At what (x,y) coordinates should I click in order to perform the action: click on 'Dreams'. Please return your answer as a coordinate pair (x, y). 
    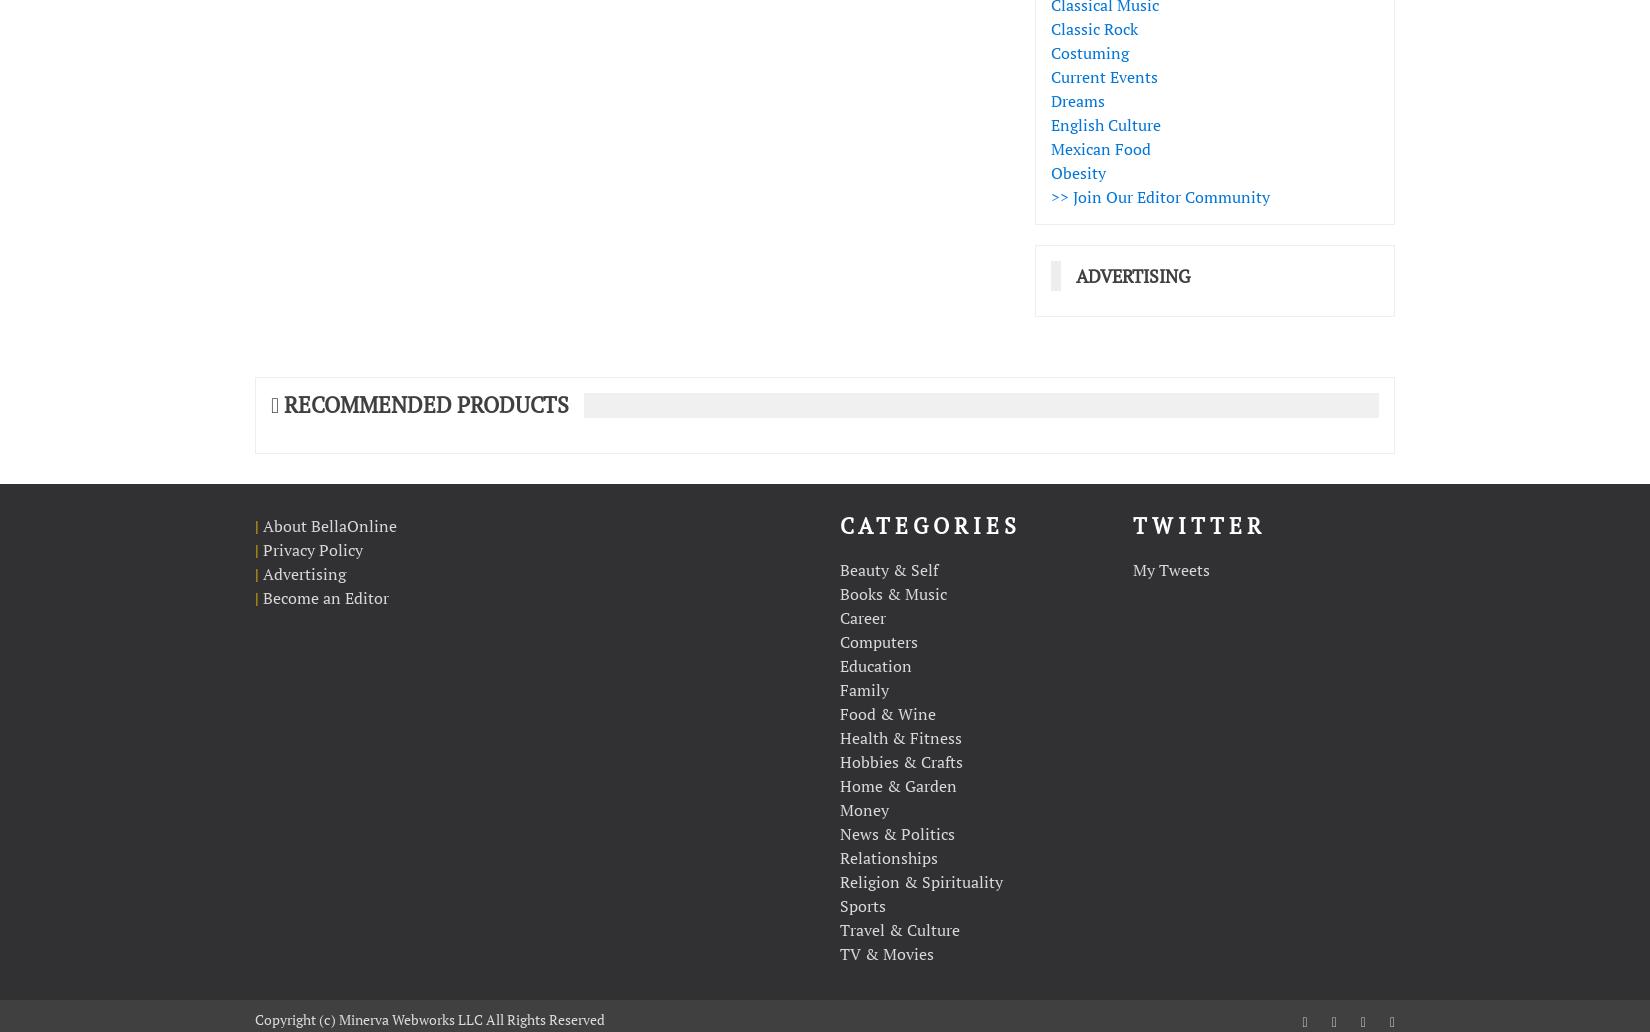
    Looking at the image, I should click on (1051, 101).